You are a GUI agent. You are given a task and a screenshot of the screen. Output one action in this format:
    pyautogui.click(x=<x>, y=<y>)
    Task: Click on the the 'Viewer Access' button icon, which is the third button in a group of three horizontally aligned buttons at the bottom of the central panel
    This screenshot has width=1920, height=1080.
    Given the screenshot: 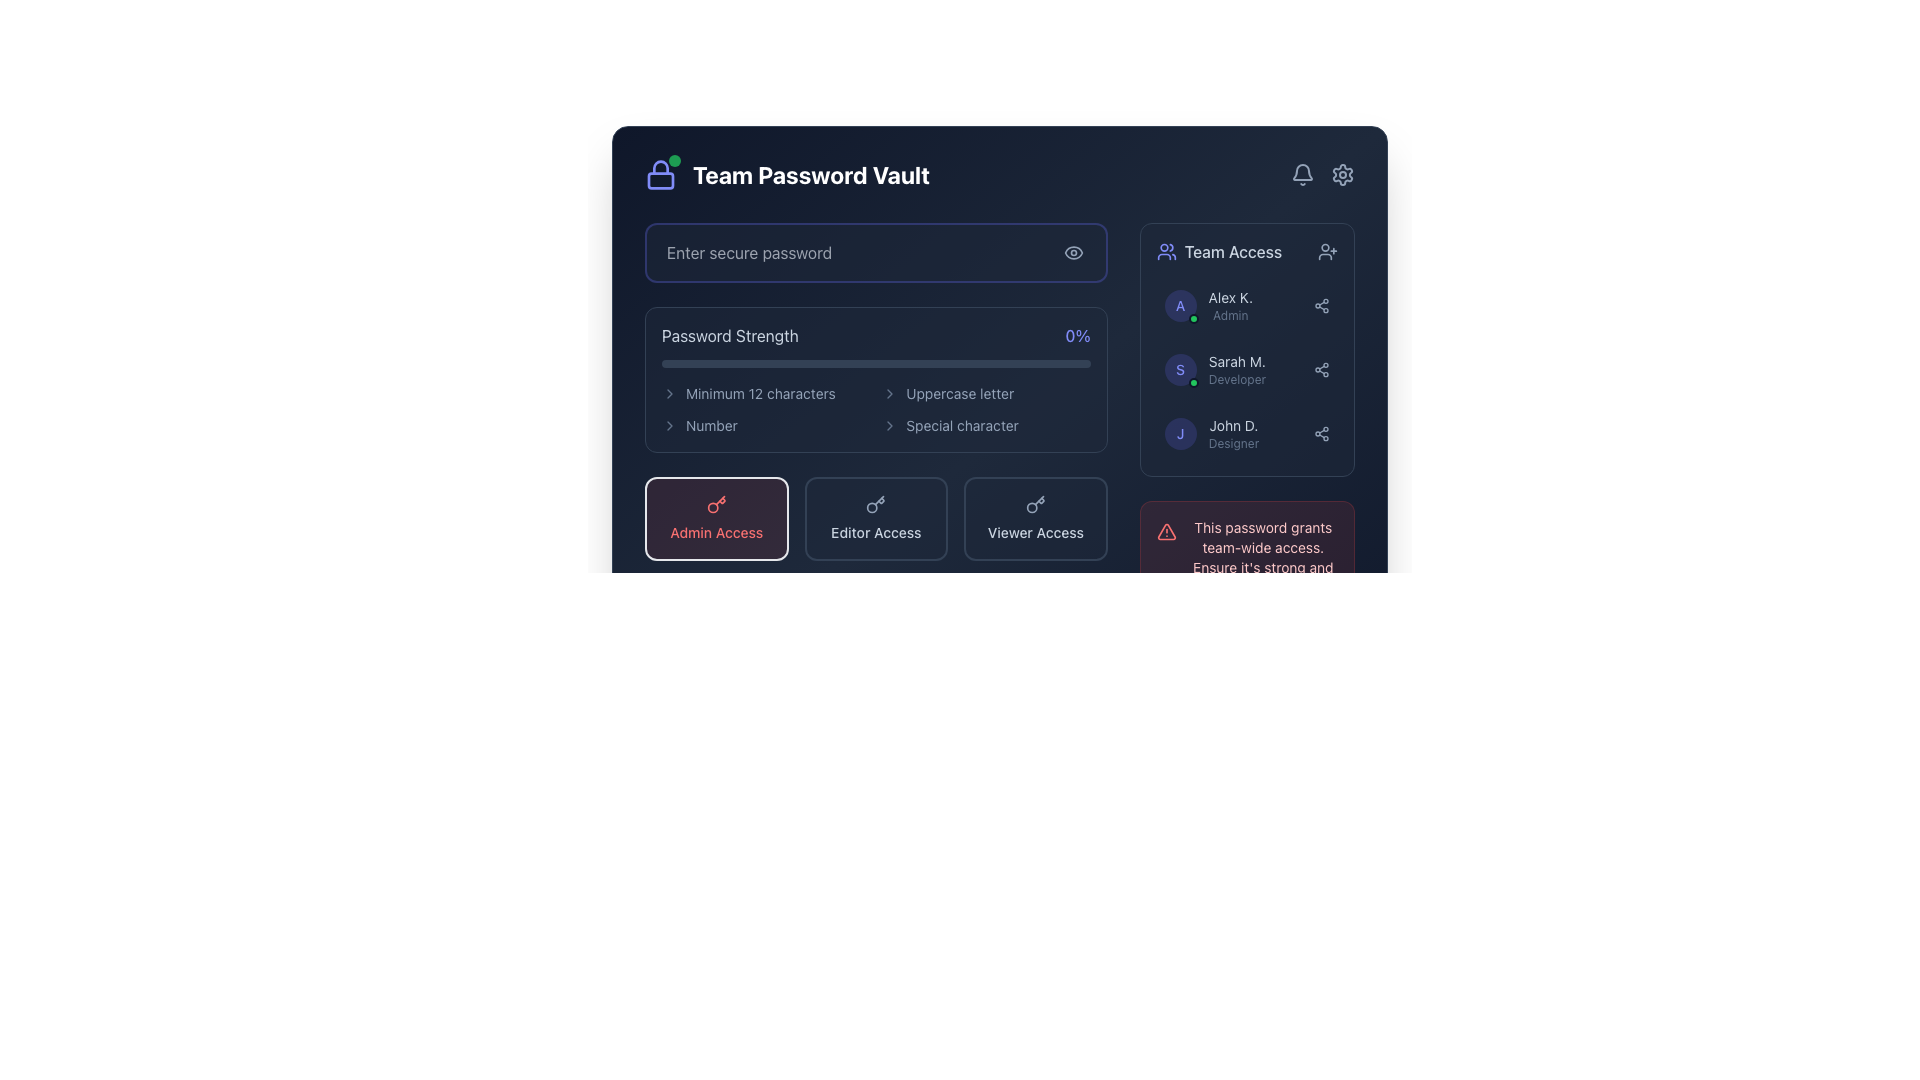 What is the action you would take?
    pyautogui.click(x=1035, y=504)
    